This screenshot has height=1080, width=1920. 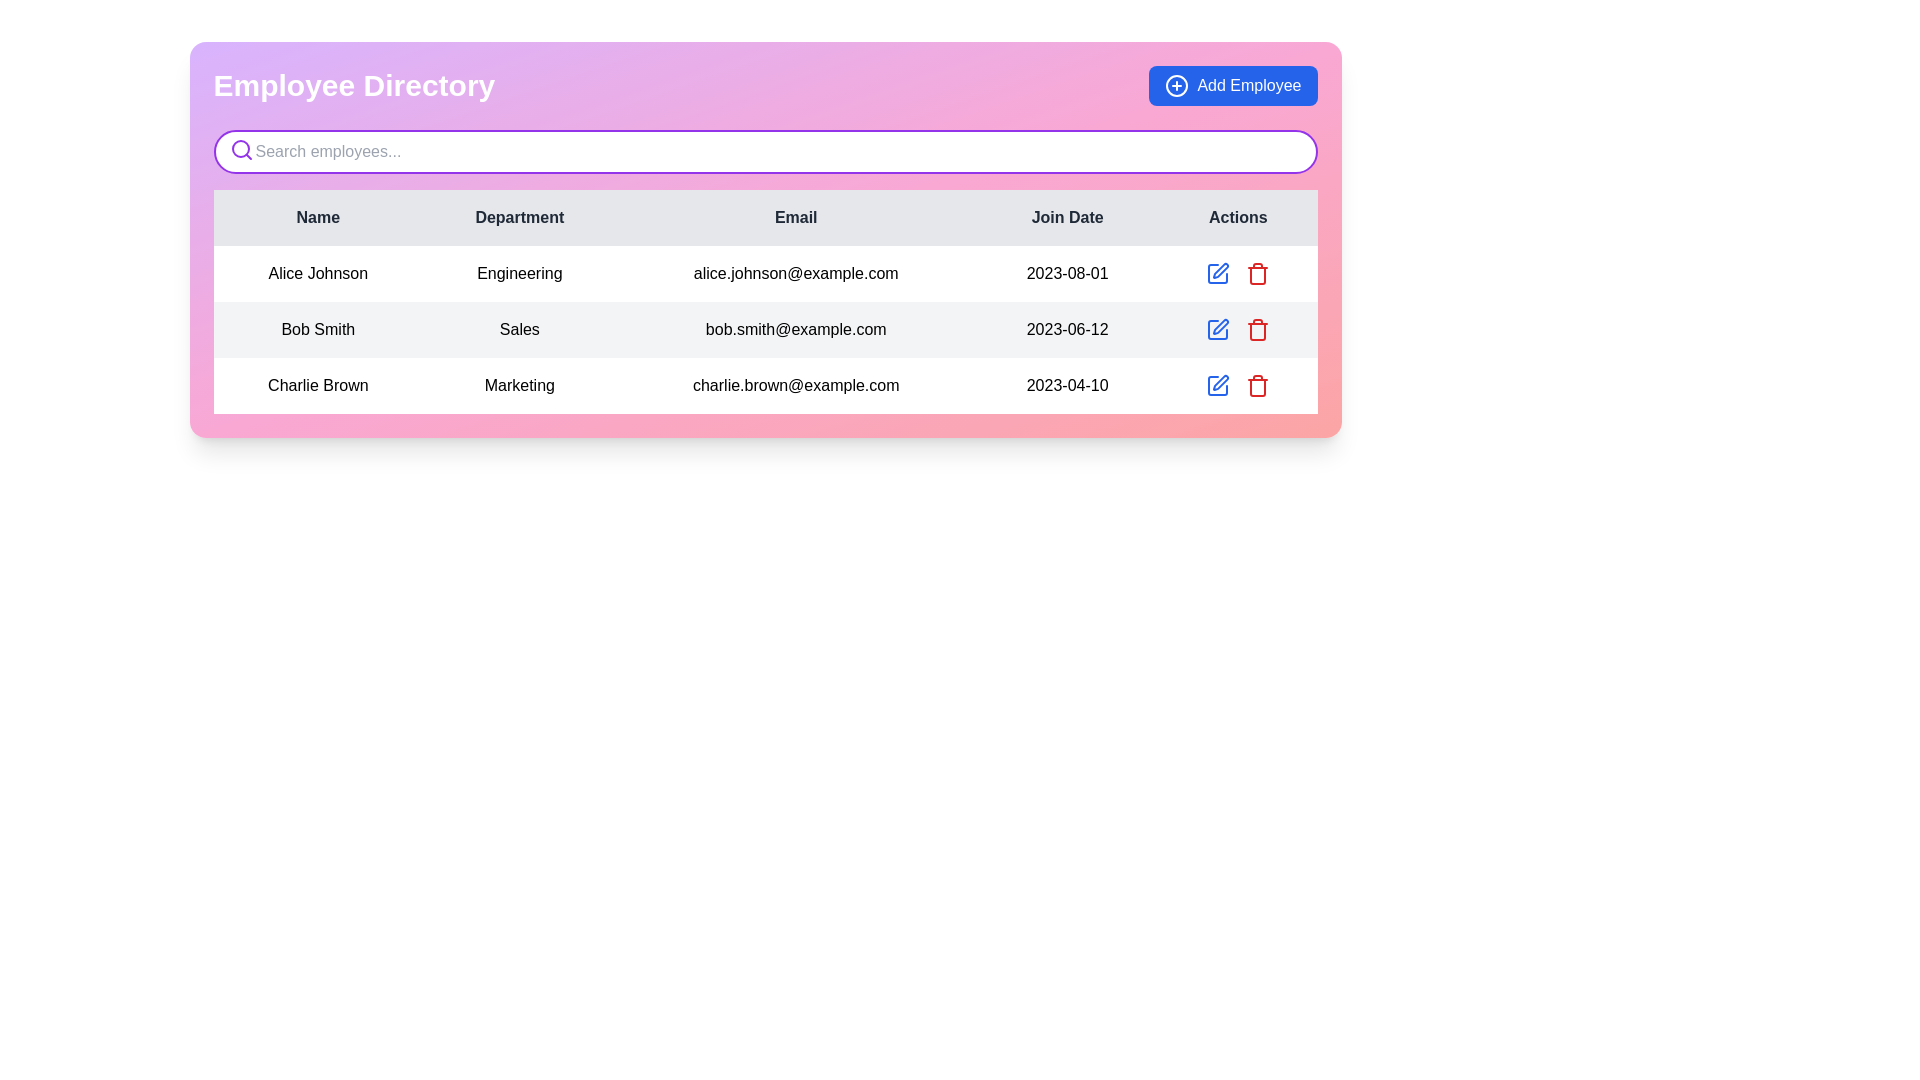 What do you see at coordinates (1220, 270) in the screenshot?
I see `the pen icon in the 'Actions' column of Alice Johnson's row to initiate editing` at bounding box center [1220, 270].